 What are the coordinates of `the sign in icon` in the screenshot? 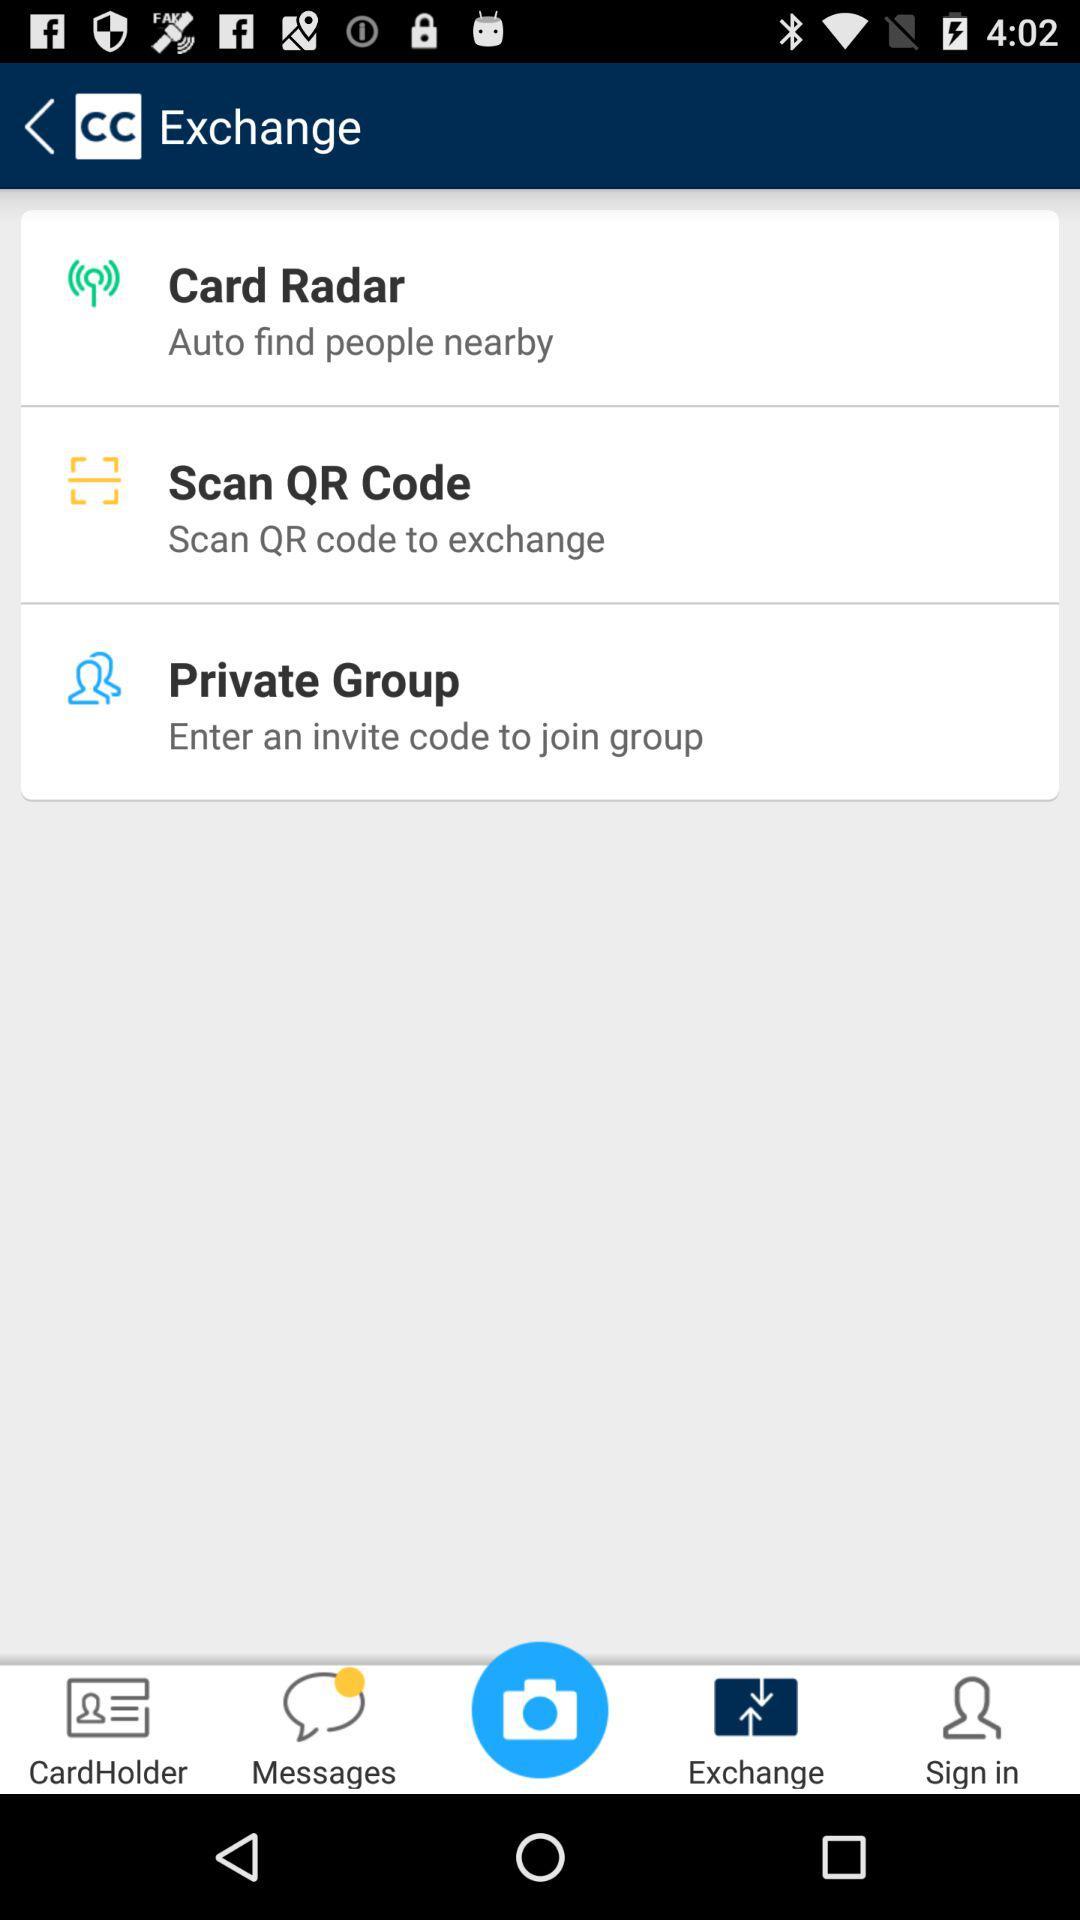 It's located at (971, 1726).